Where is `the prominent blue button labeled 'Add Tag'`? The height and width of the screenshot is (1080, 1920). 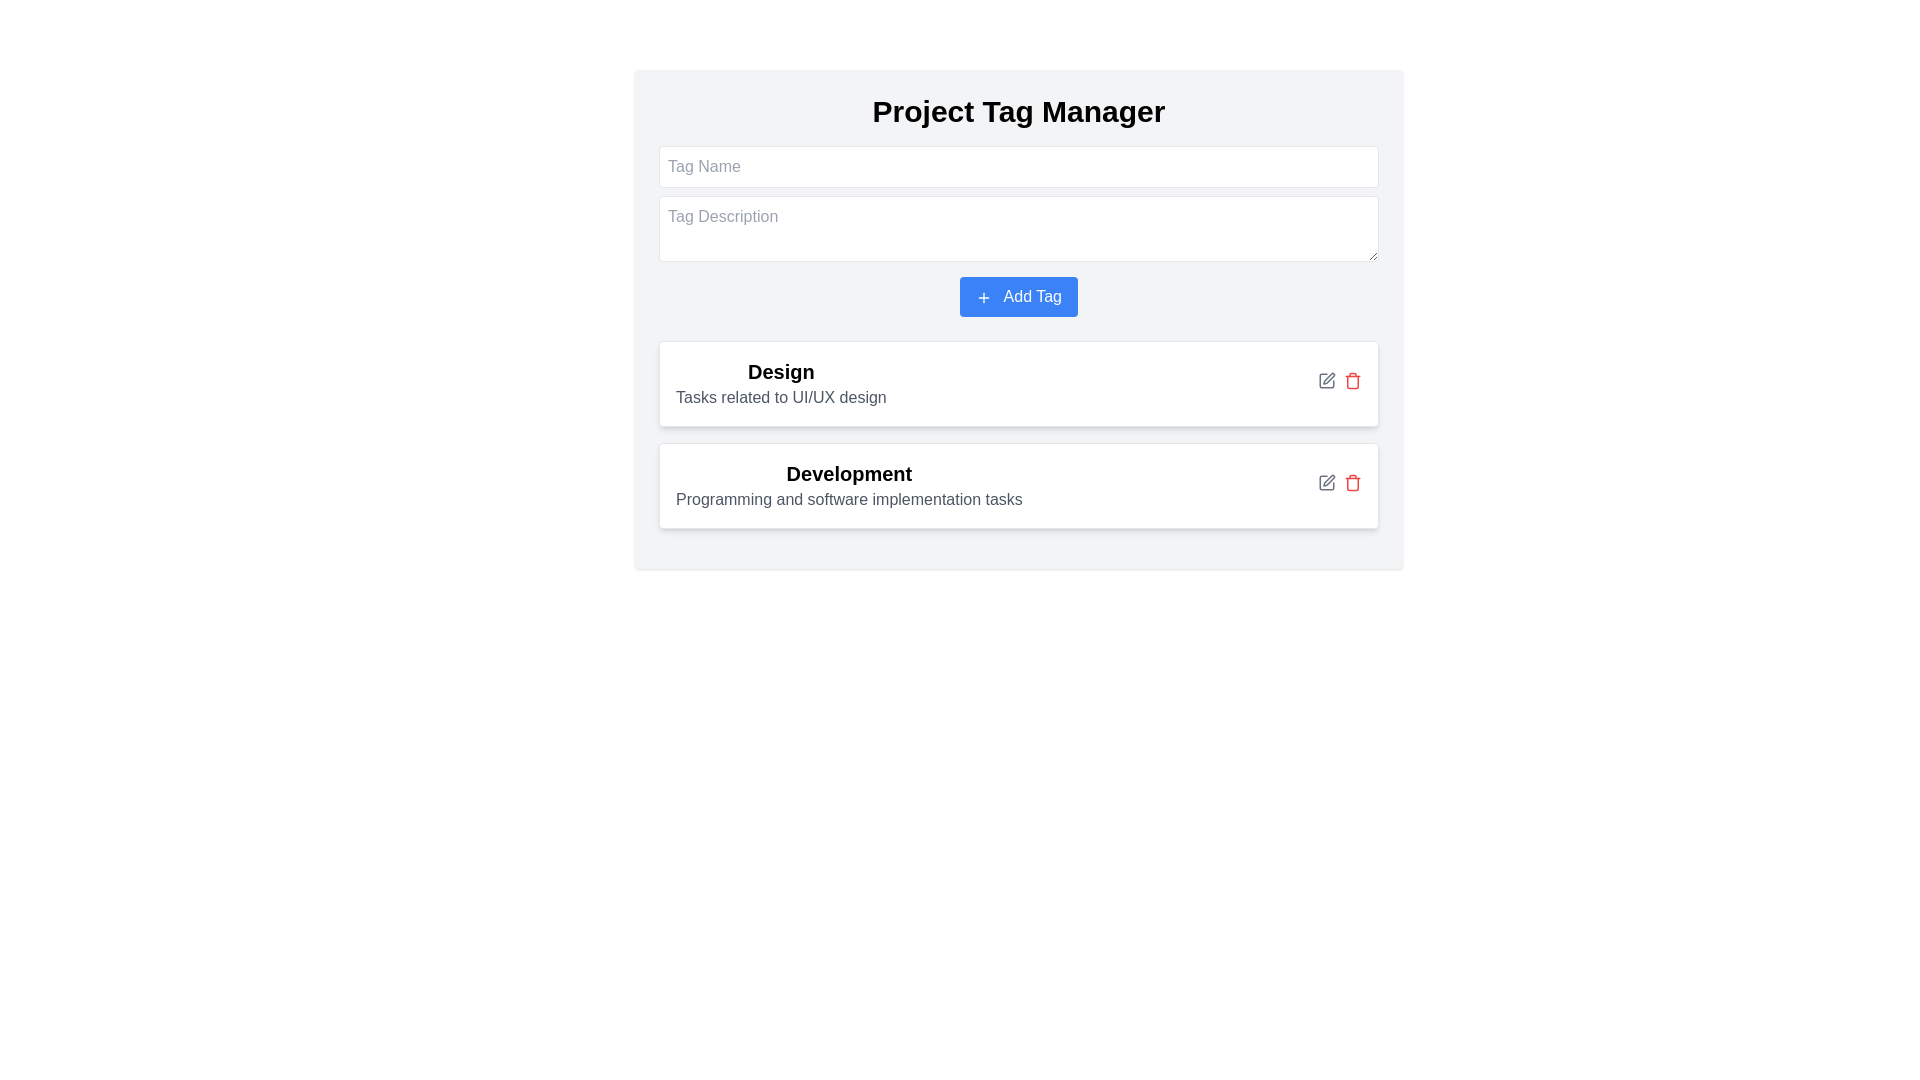 the prominent blue button labeled 'Add Tag' is located at coordinates (1018, 318).